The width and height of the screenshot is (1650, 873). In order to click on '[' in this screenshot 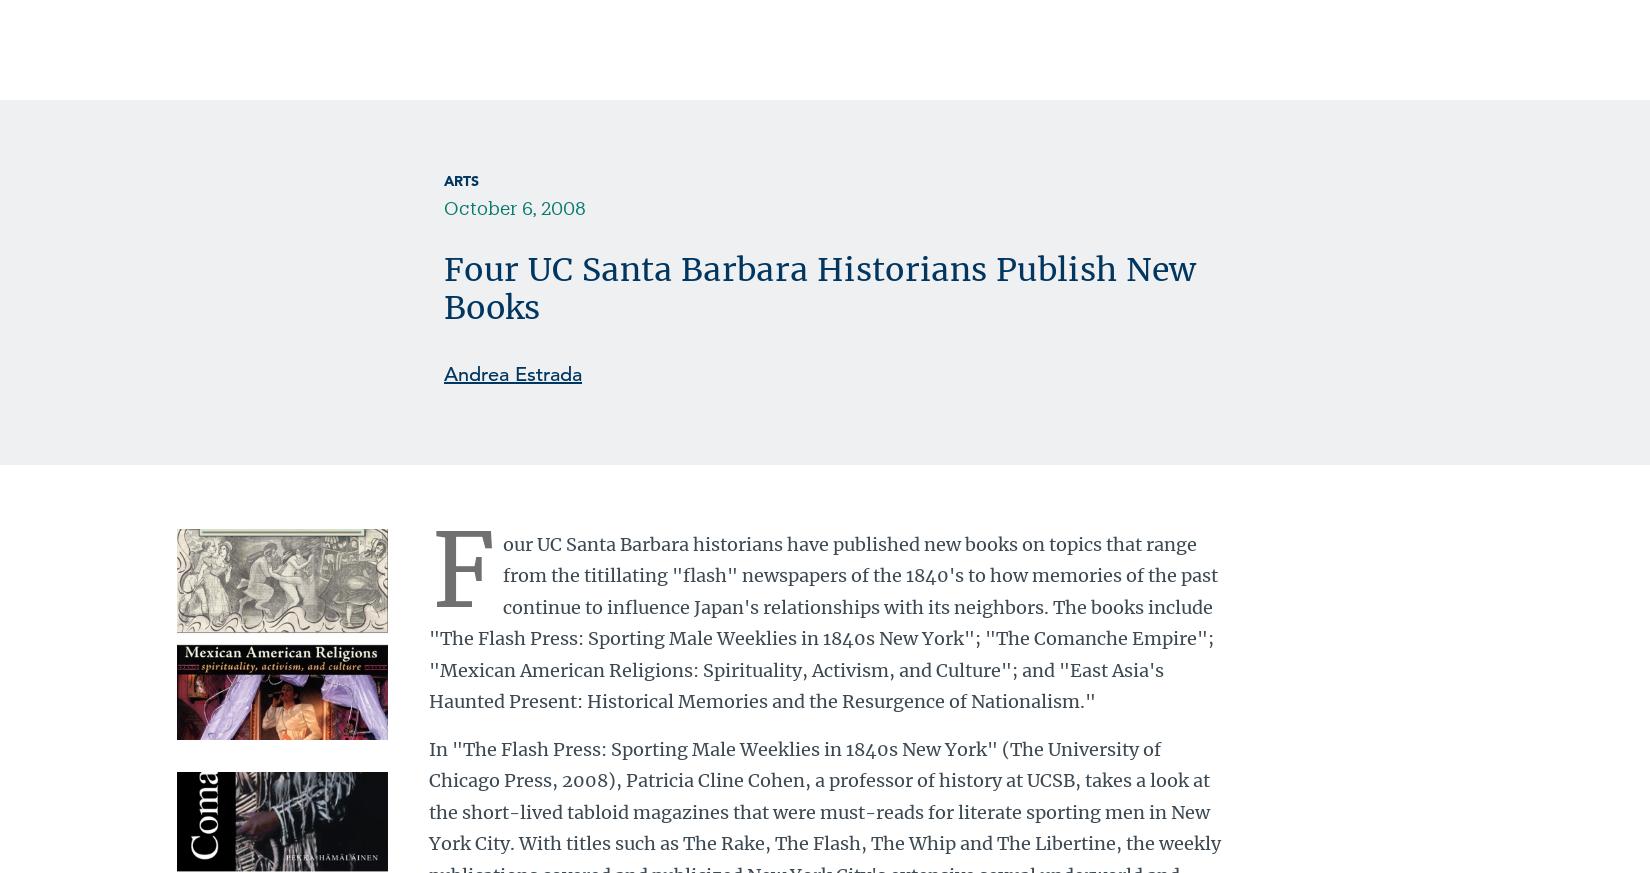, I will do `click(431, 332)`.